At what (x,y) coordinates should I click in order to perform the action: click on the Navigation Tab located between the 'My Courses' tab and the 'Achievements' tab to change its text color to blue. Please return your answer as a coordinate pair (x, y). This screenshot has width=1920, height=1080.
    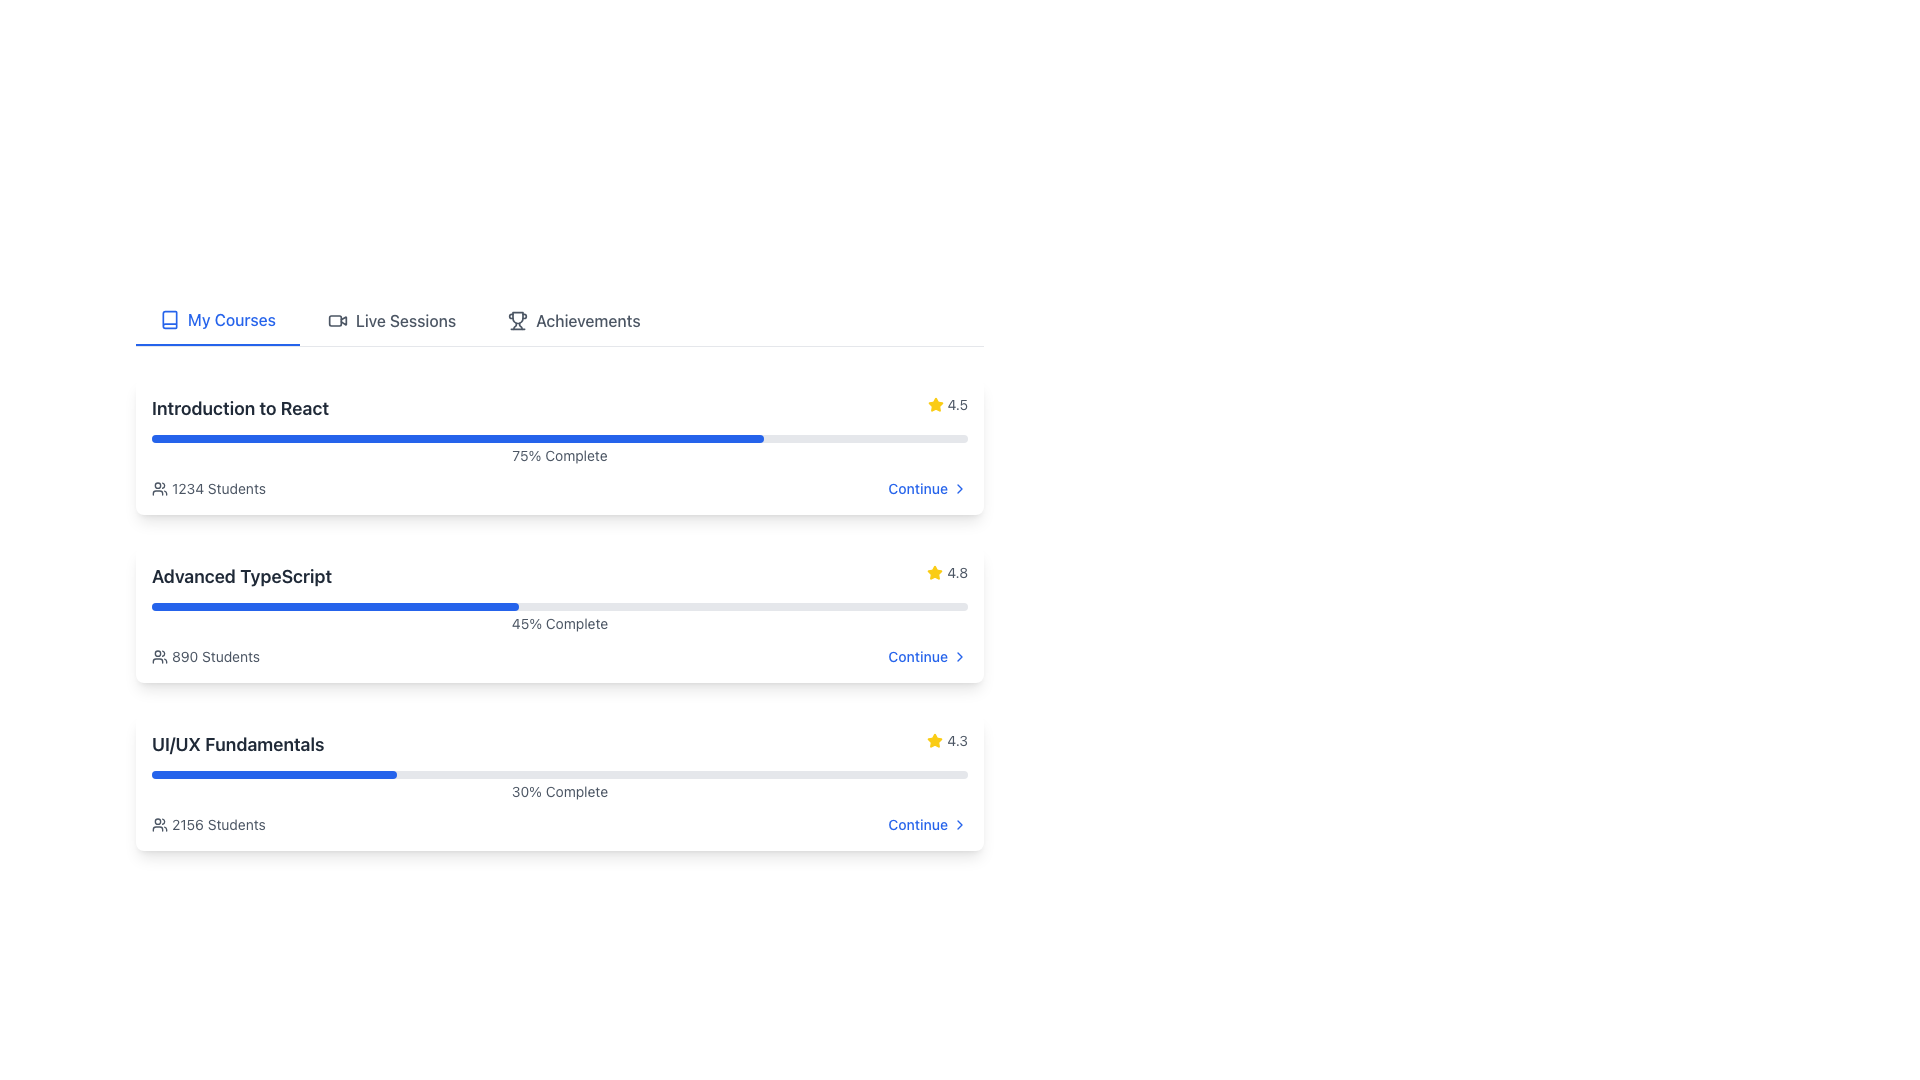
    Looking at the image, I should click on (392, 319).